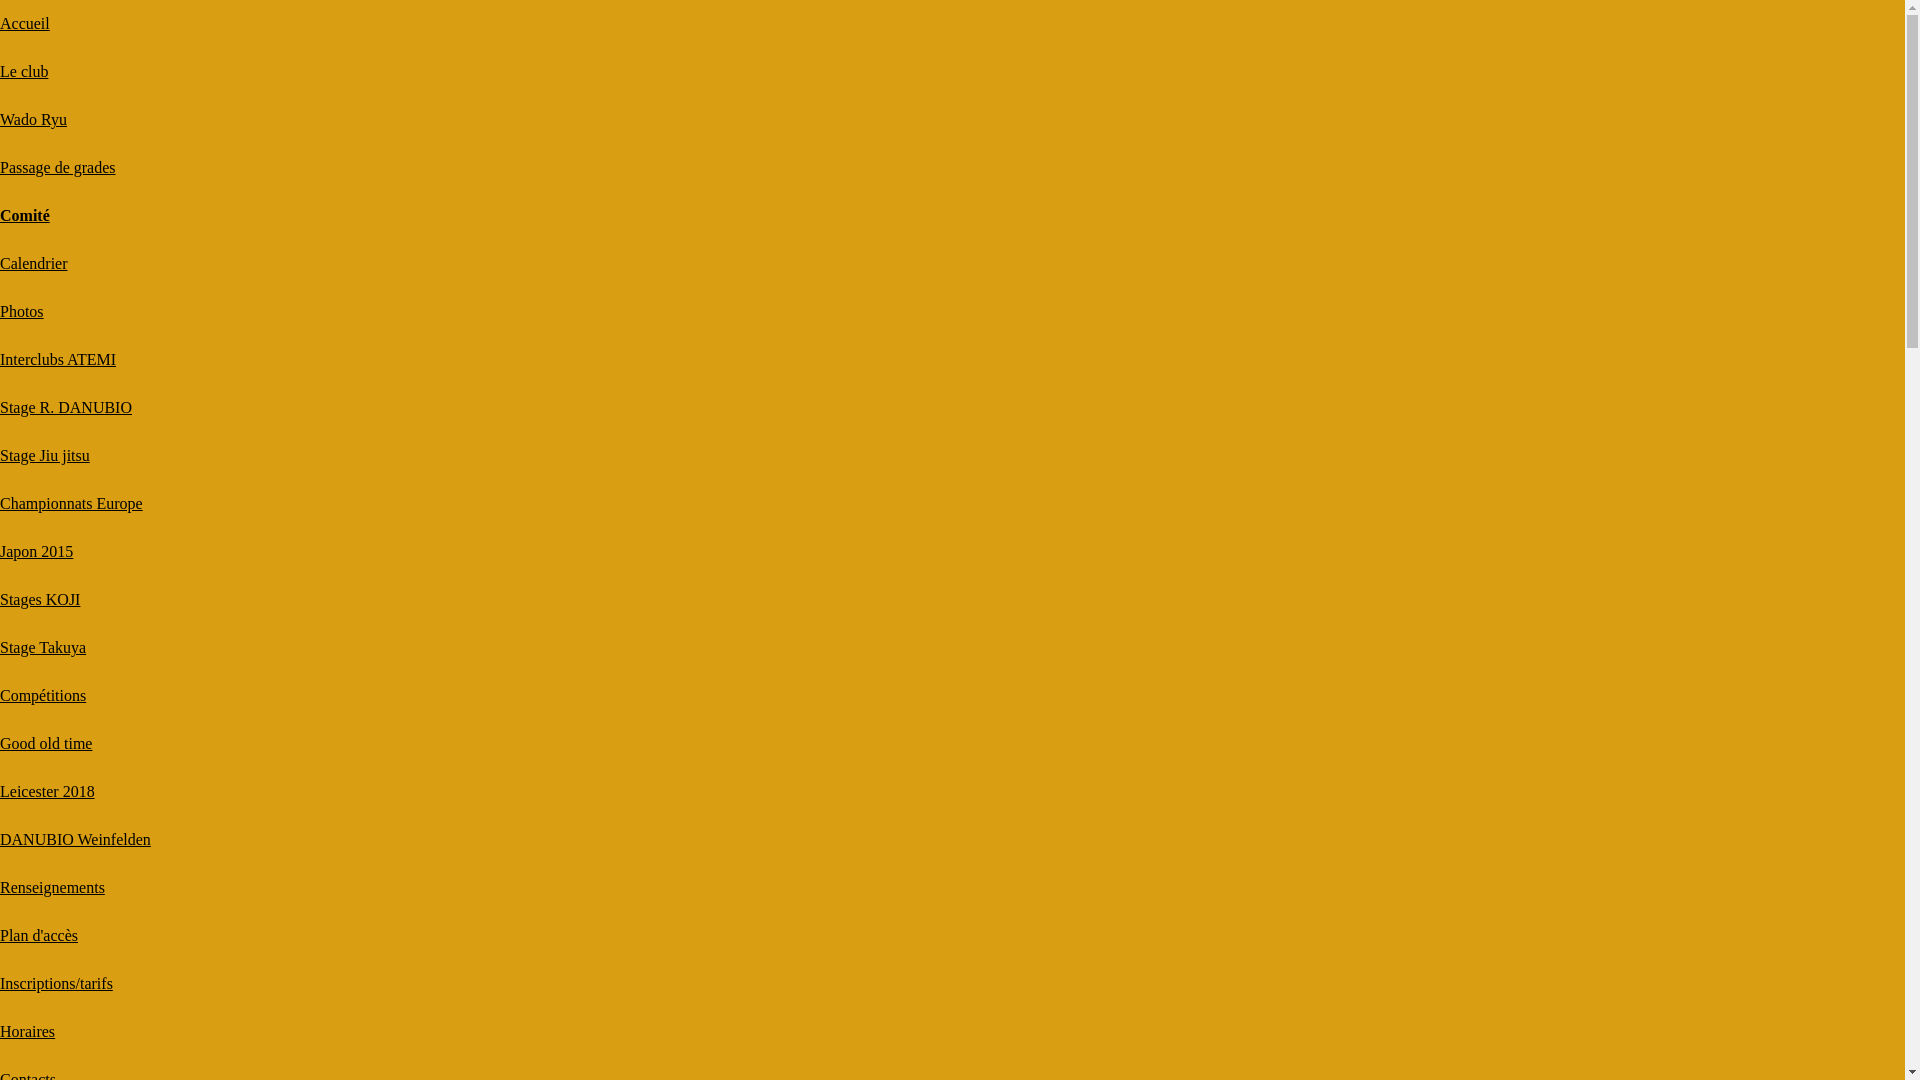 Image resolution: width=1920 pixels, height=1080 pixels. I want to click on 'Stage R. DANUBIO', so click(66, 406).